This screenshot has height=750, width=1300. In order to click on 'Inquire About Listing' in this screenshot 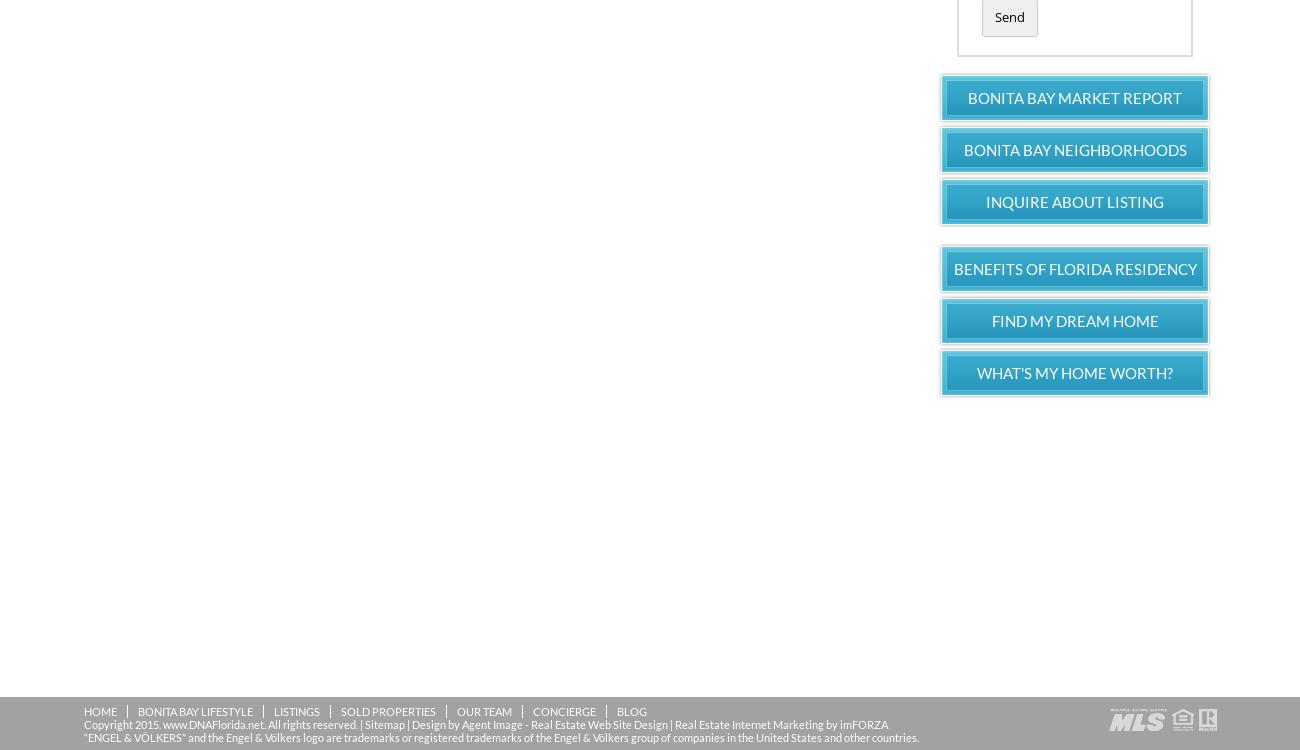, I will do `click(1074, 200)`.